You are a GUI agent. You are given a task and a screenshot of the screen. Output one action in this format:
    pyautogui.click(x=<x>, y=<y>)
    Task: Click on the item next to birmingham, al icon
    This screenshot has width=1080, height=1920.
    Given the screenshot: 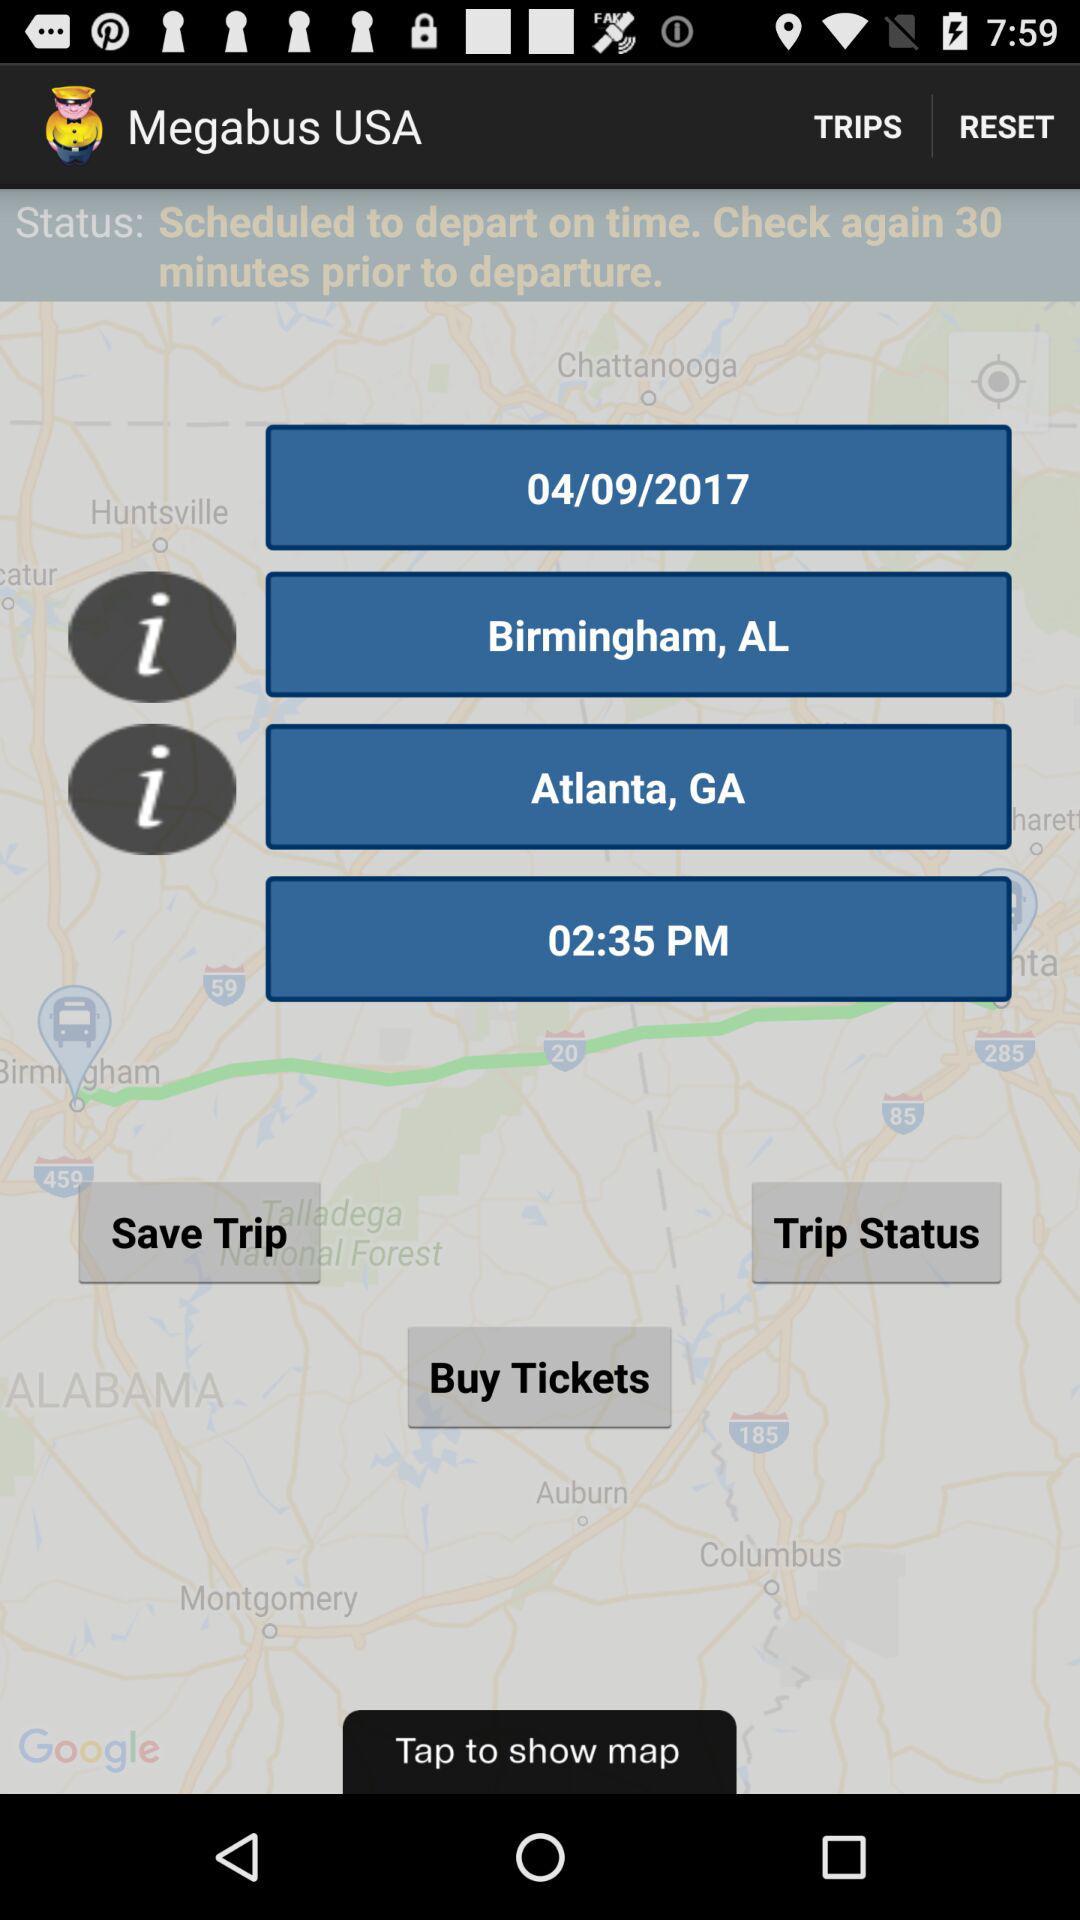 What is the action you would take?
    pyautogui.click(x=151, y=636)
    